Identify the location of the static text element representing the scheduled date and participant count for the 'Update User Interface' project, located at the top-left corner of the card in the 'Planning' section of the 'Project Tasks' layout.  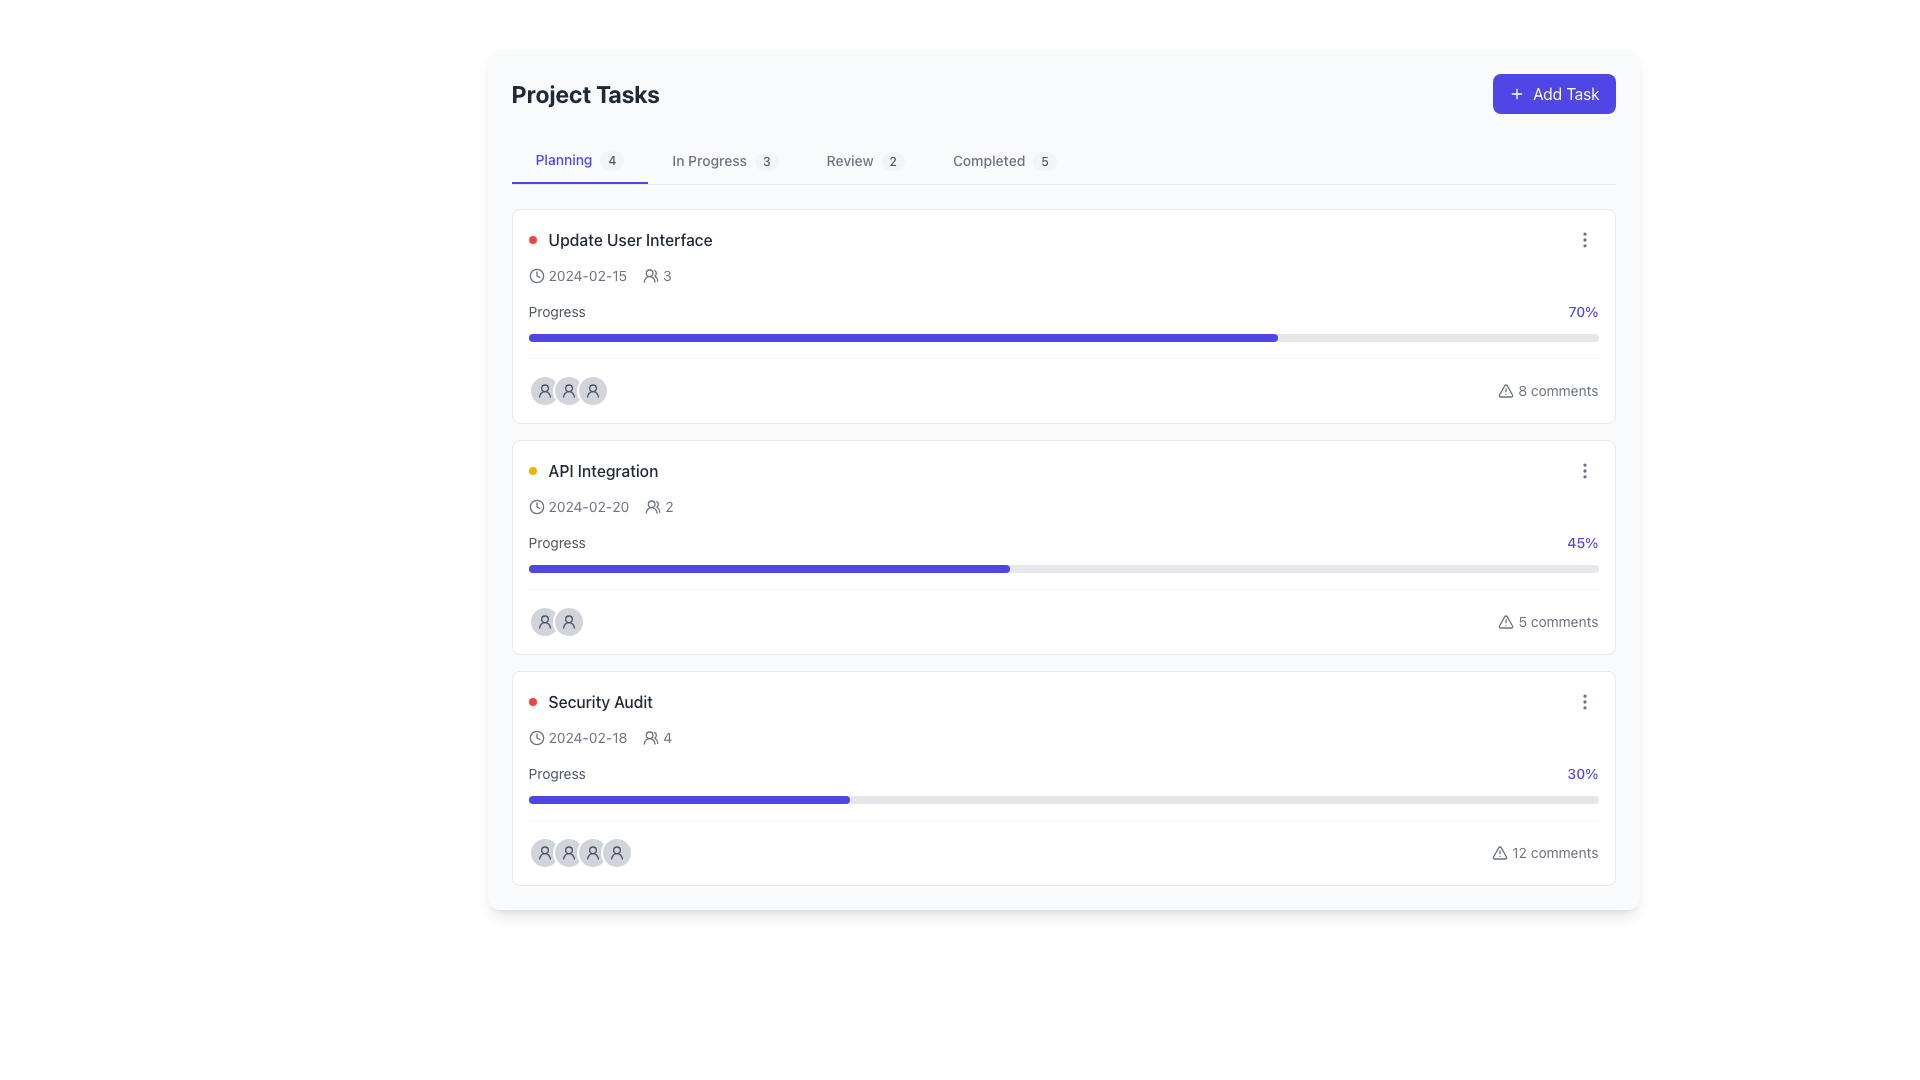
(599, 276).